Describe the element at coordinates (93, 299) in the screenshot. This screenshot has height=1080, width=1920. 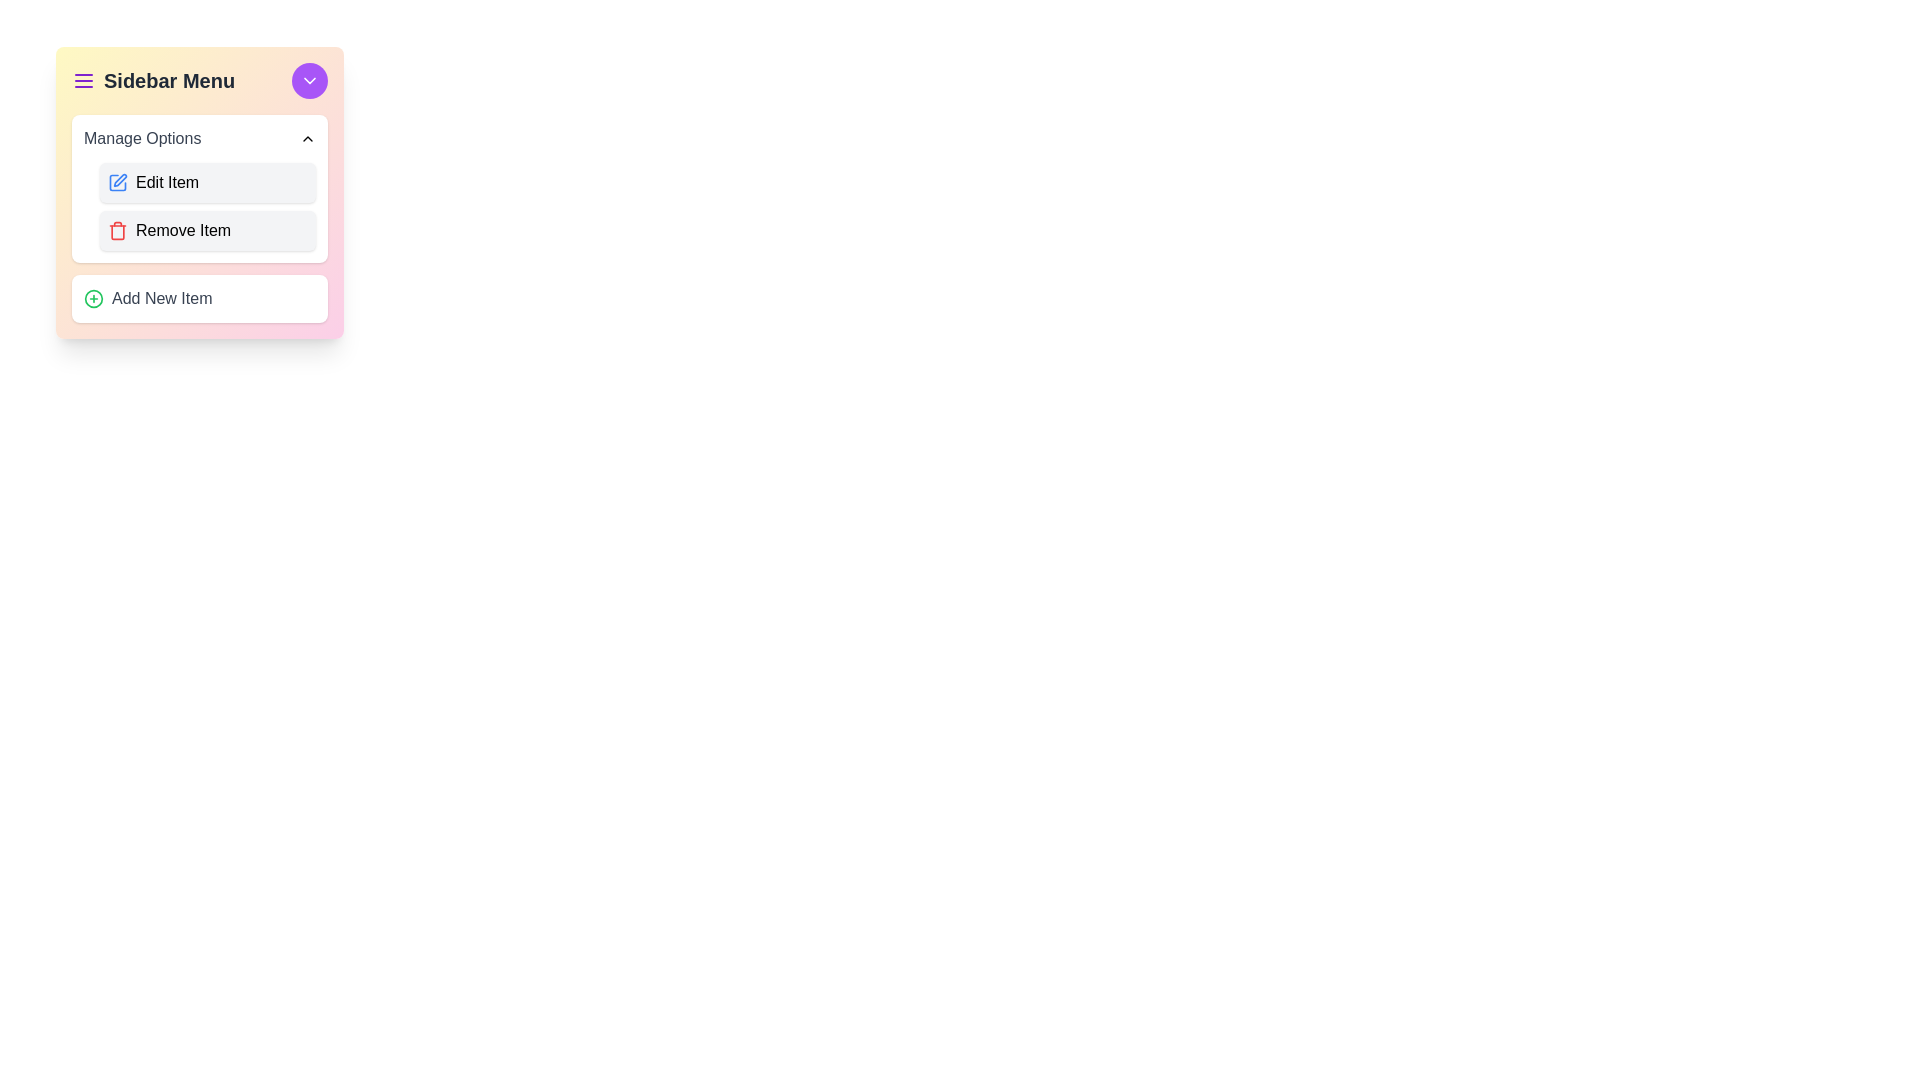
I see `the SVG icon depicting a green plus symbol within a circle, located to the left of the 'Add New Item' text in the 'Manage Options' section of the sidebar menu` at that location.